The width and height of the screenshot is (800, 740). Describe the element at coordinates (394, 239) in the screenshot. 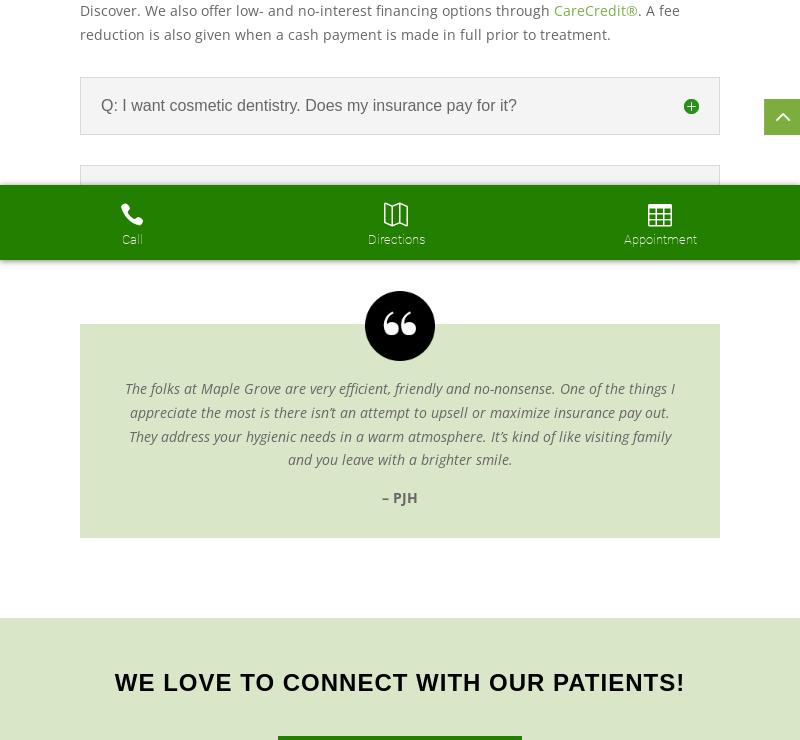

I see `'Directions'` at that location.